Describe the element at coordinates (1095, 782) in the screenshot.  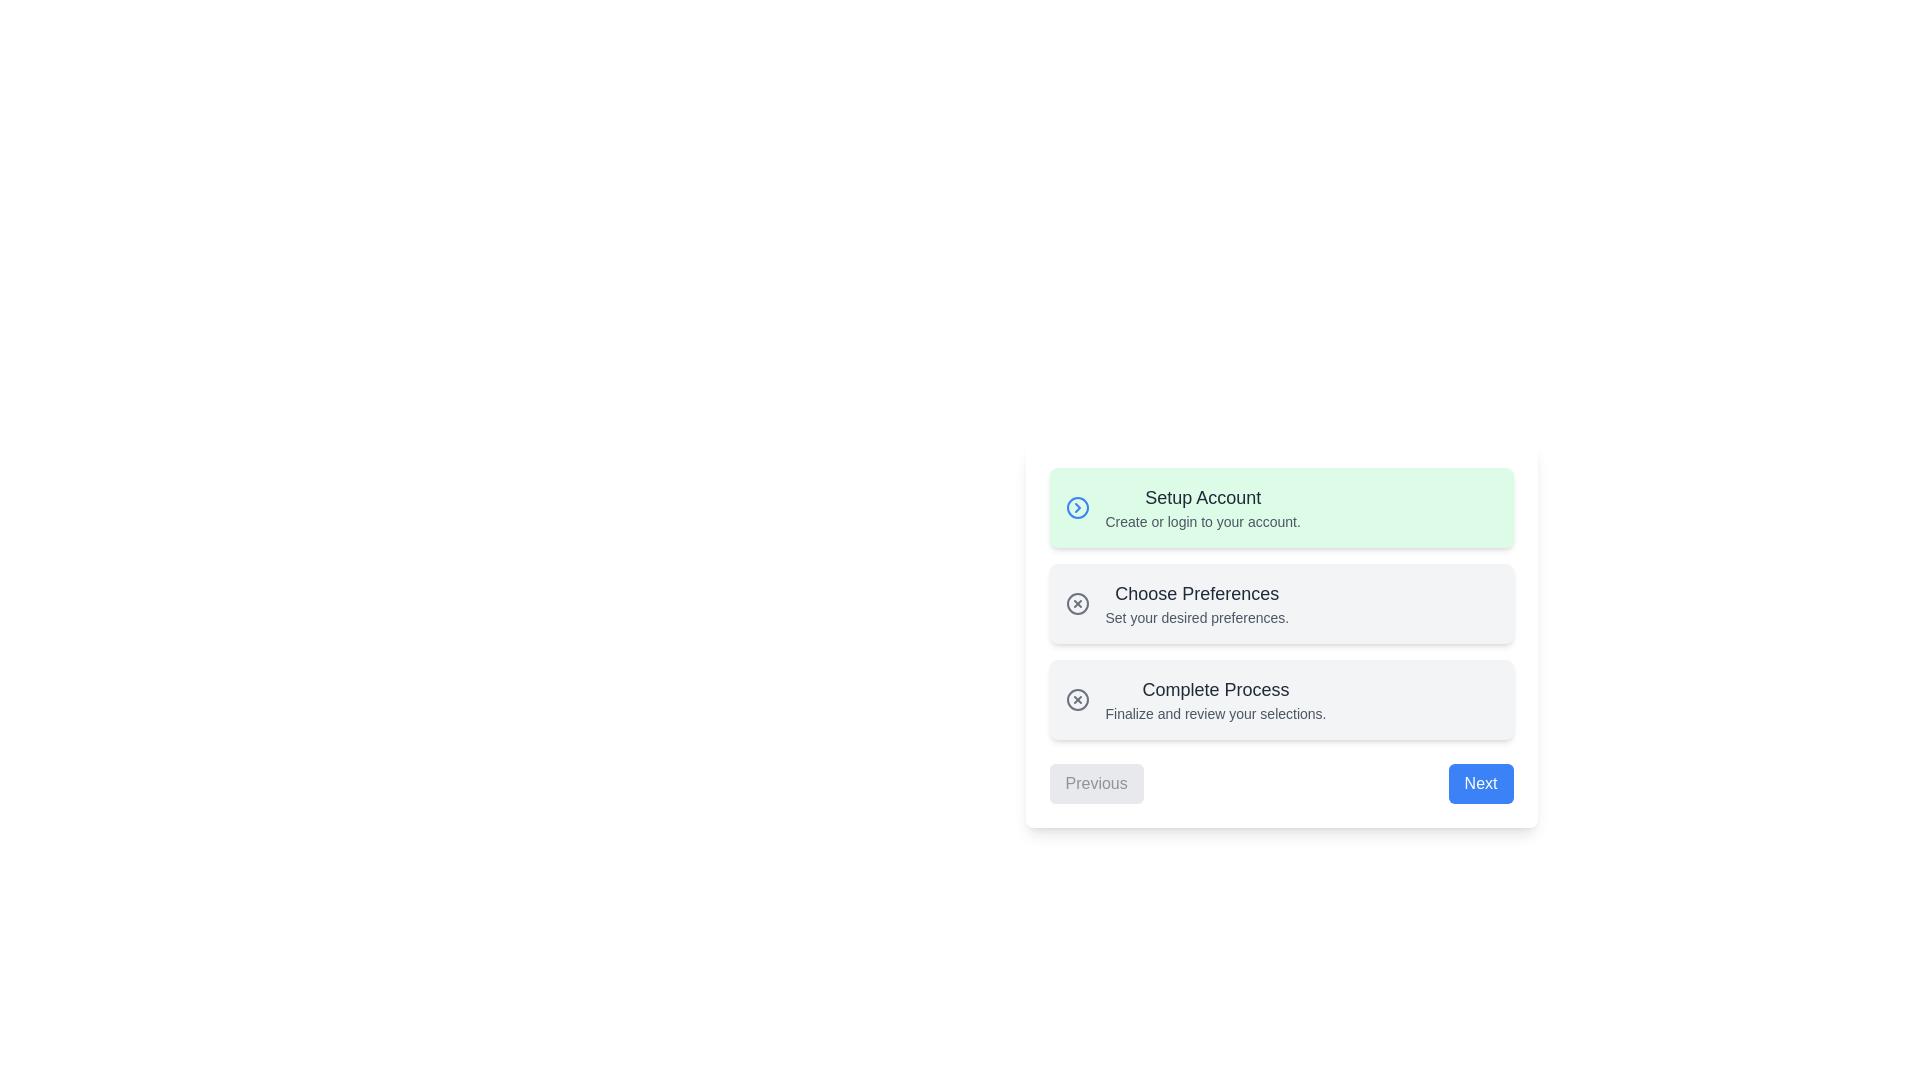
I see `the 'Previous' button with a light gray background and dark gray text` at that location.